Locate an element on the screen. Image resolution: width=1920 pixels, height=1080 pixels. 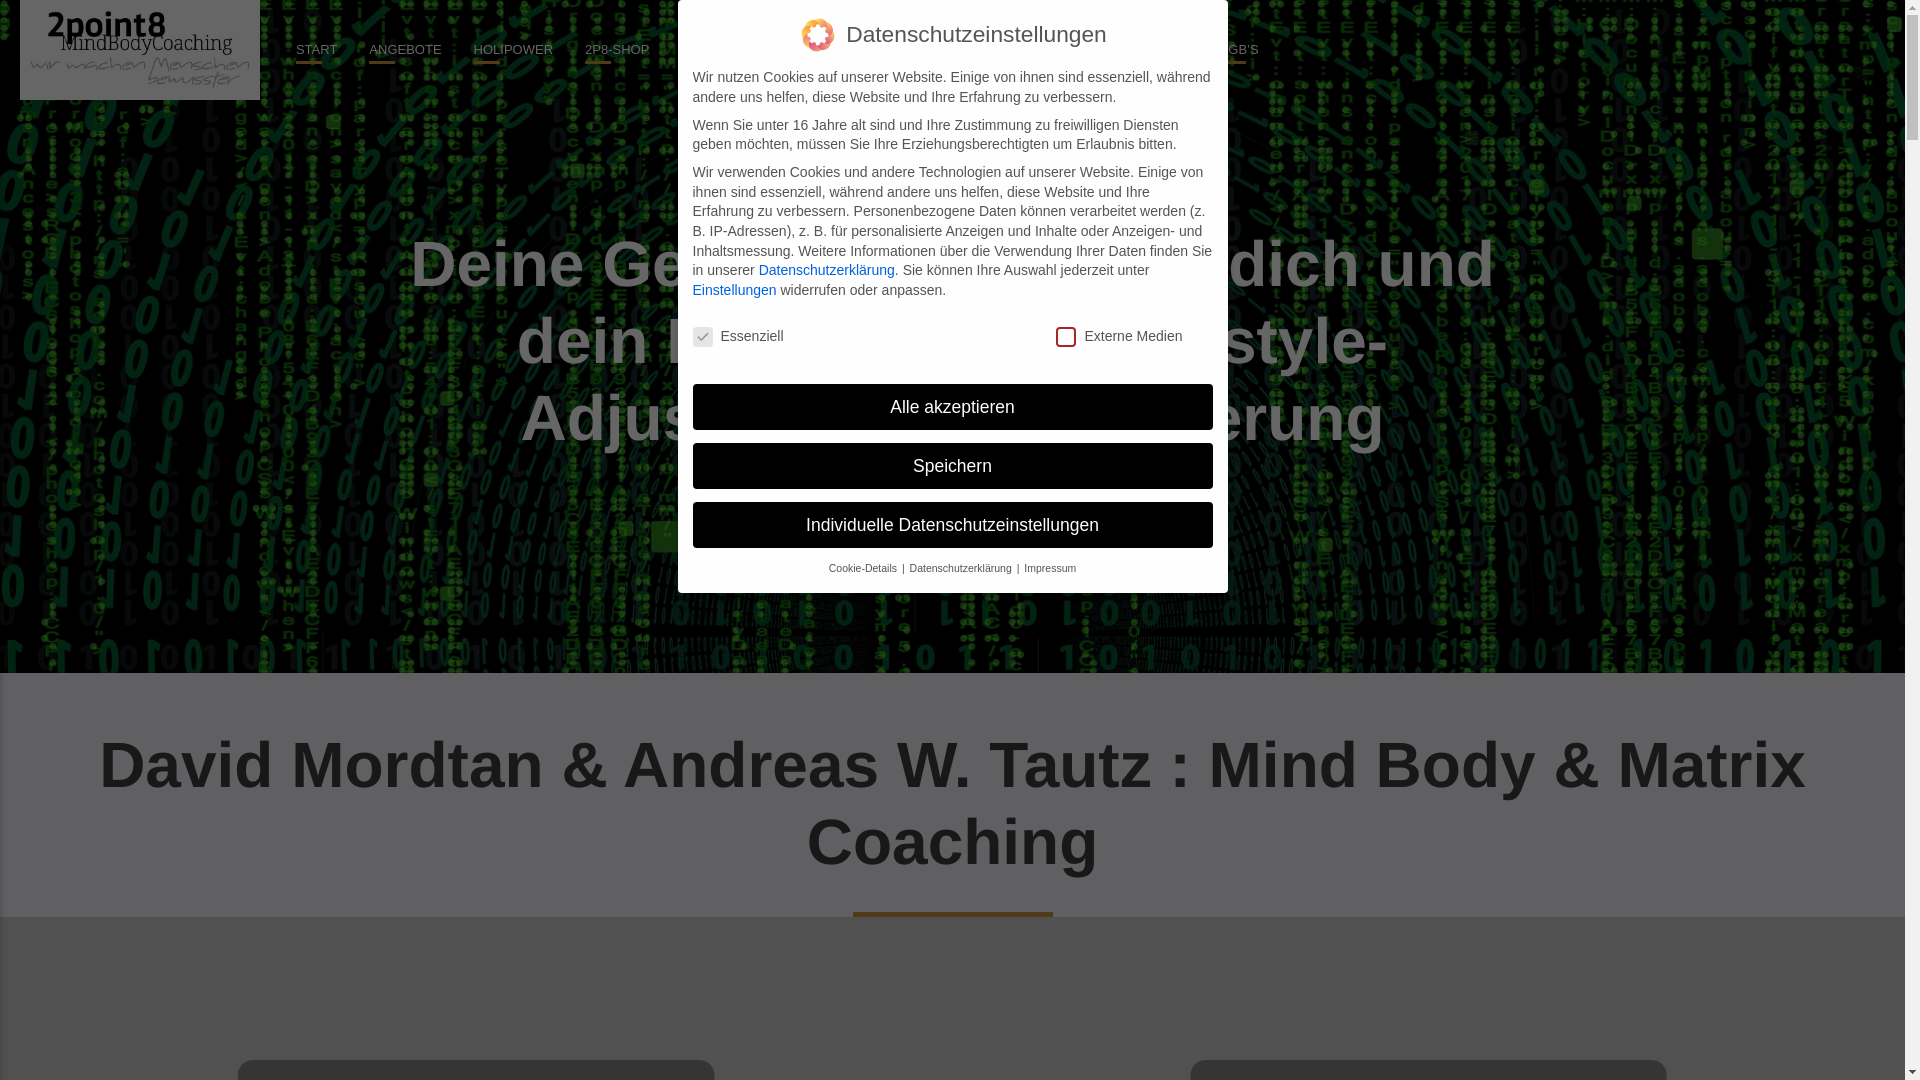
'IMMUNSYSTEM' is located at coordinates (979, 49).